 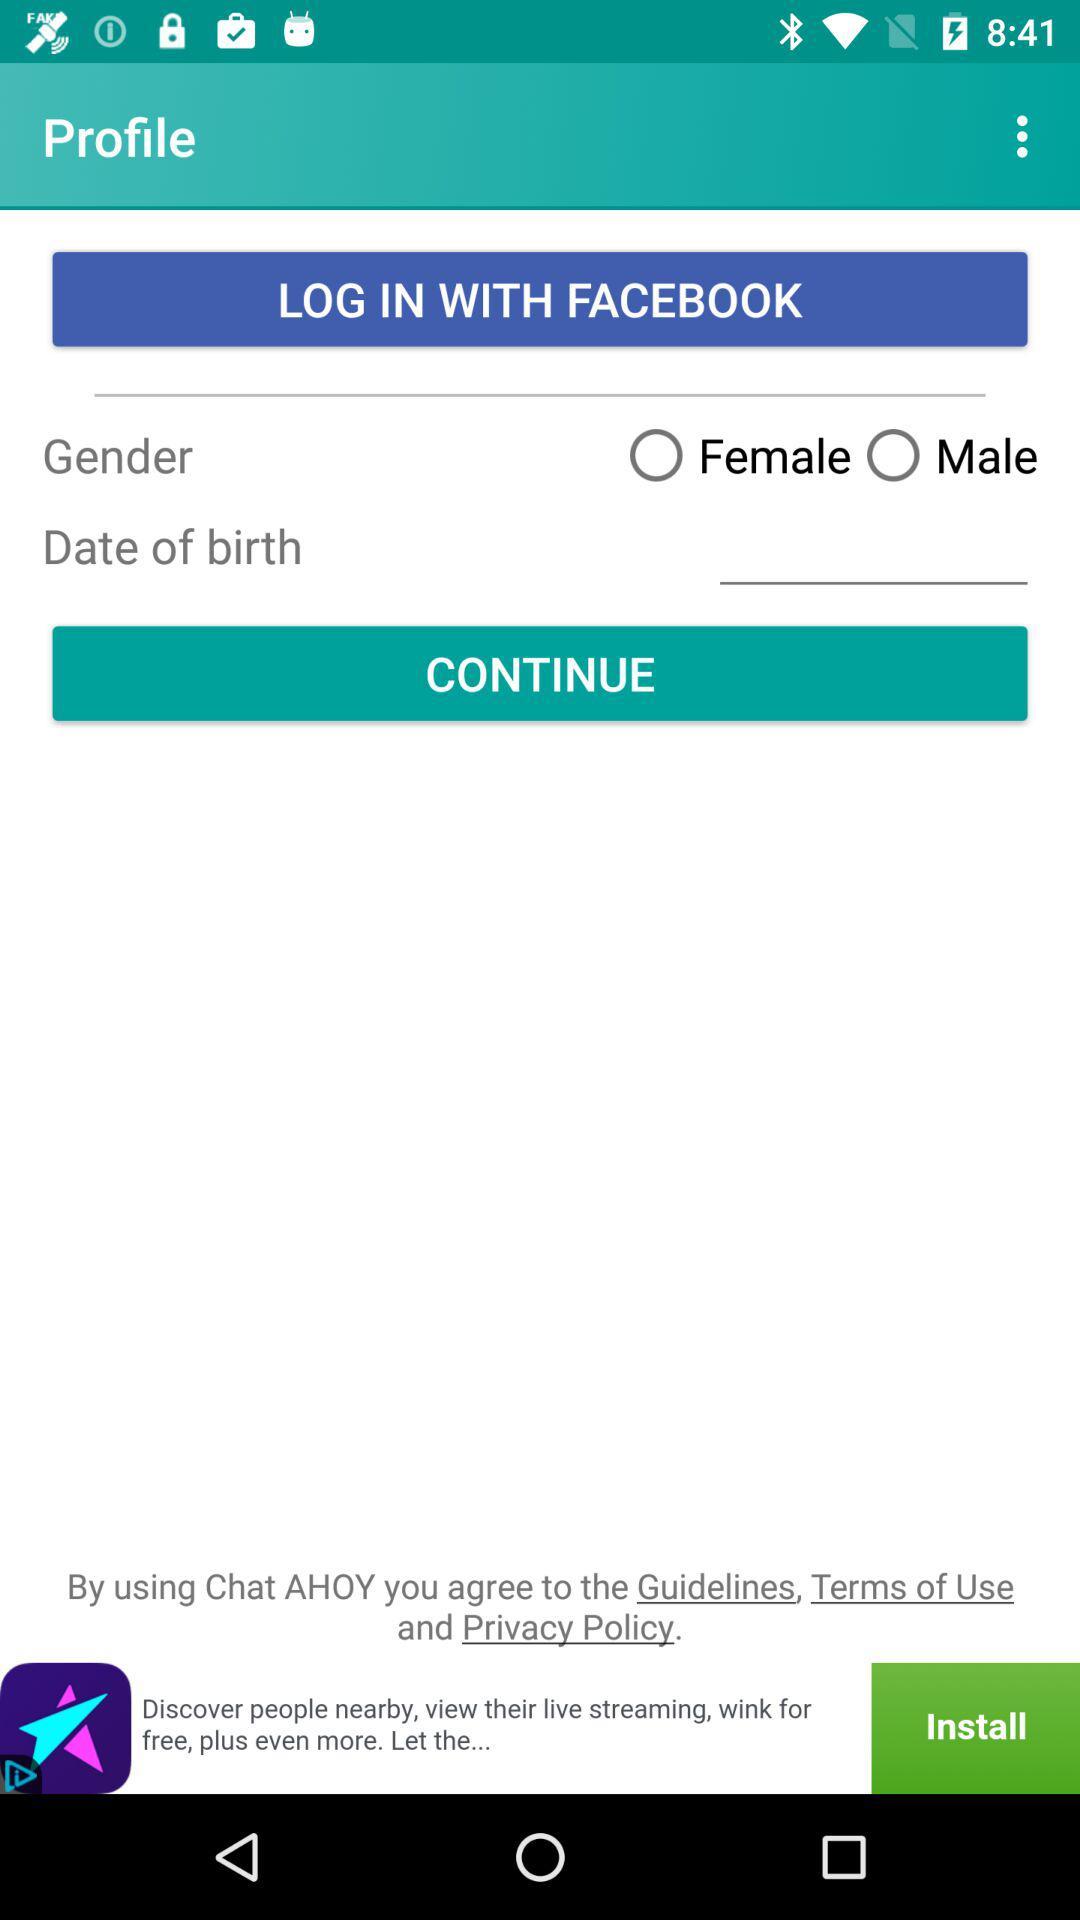 What do you see at coordinates (732, 453) in the screenshot?
I see `the female item` at bounding box center [732, 453].